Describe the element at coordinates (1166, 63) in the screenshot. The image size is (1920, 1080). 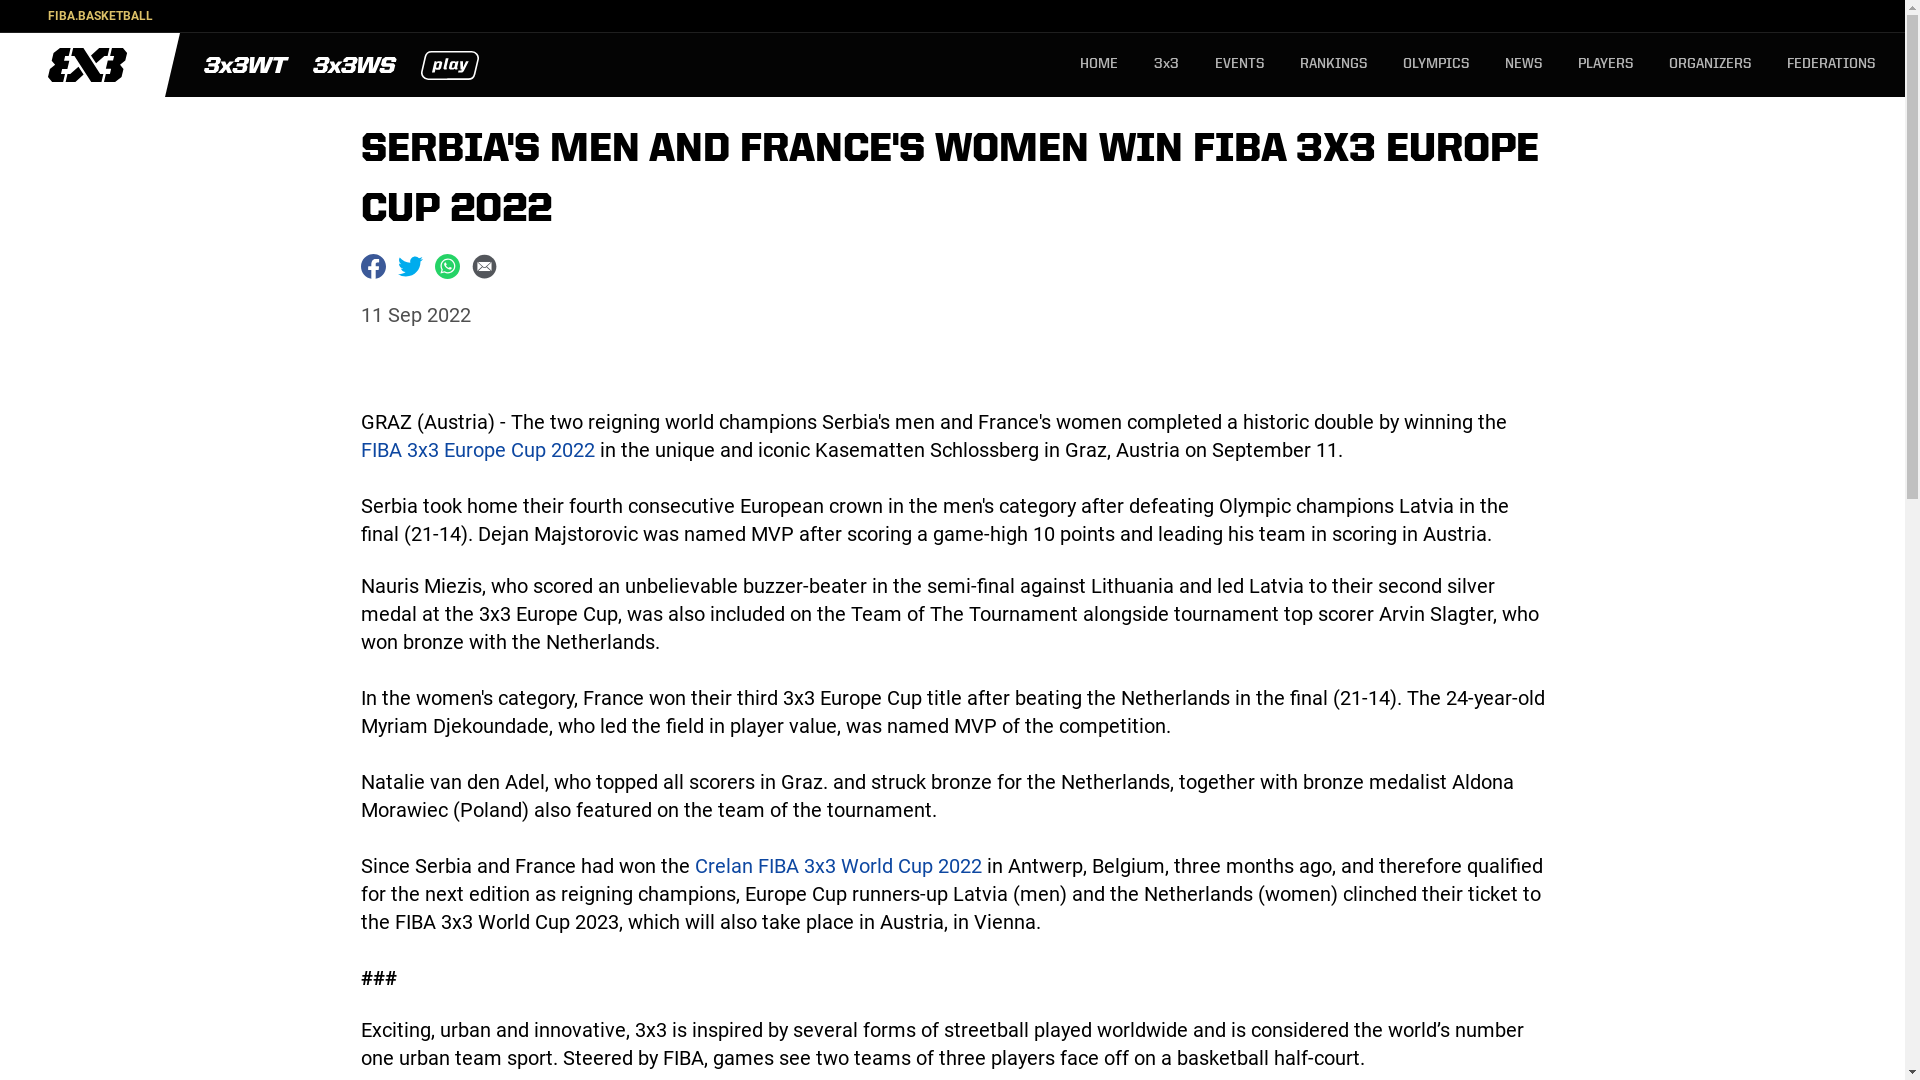
I see `'3x3'` at that location.